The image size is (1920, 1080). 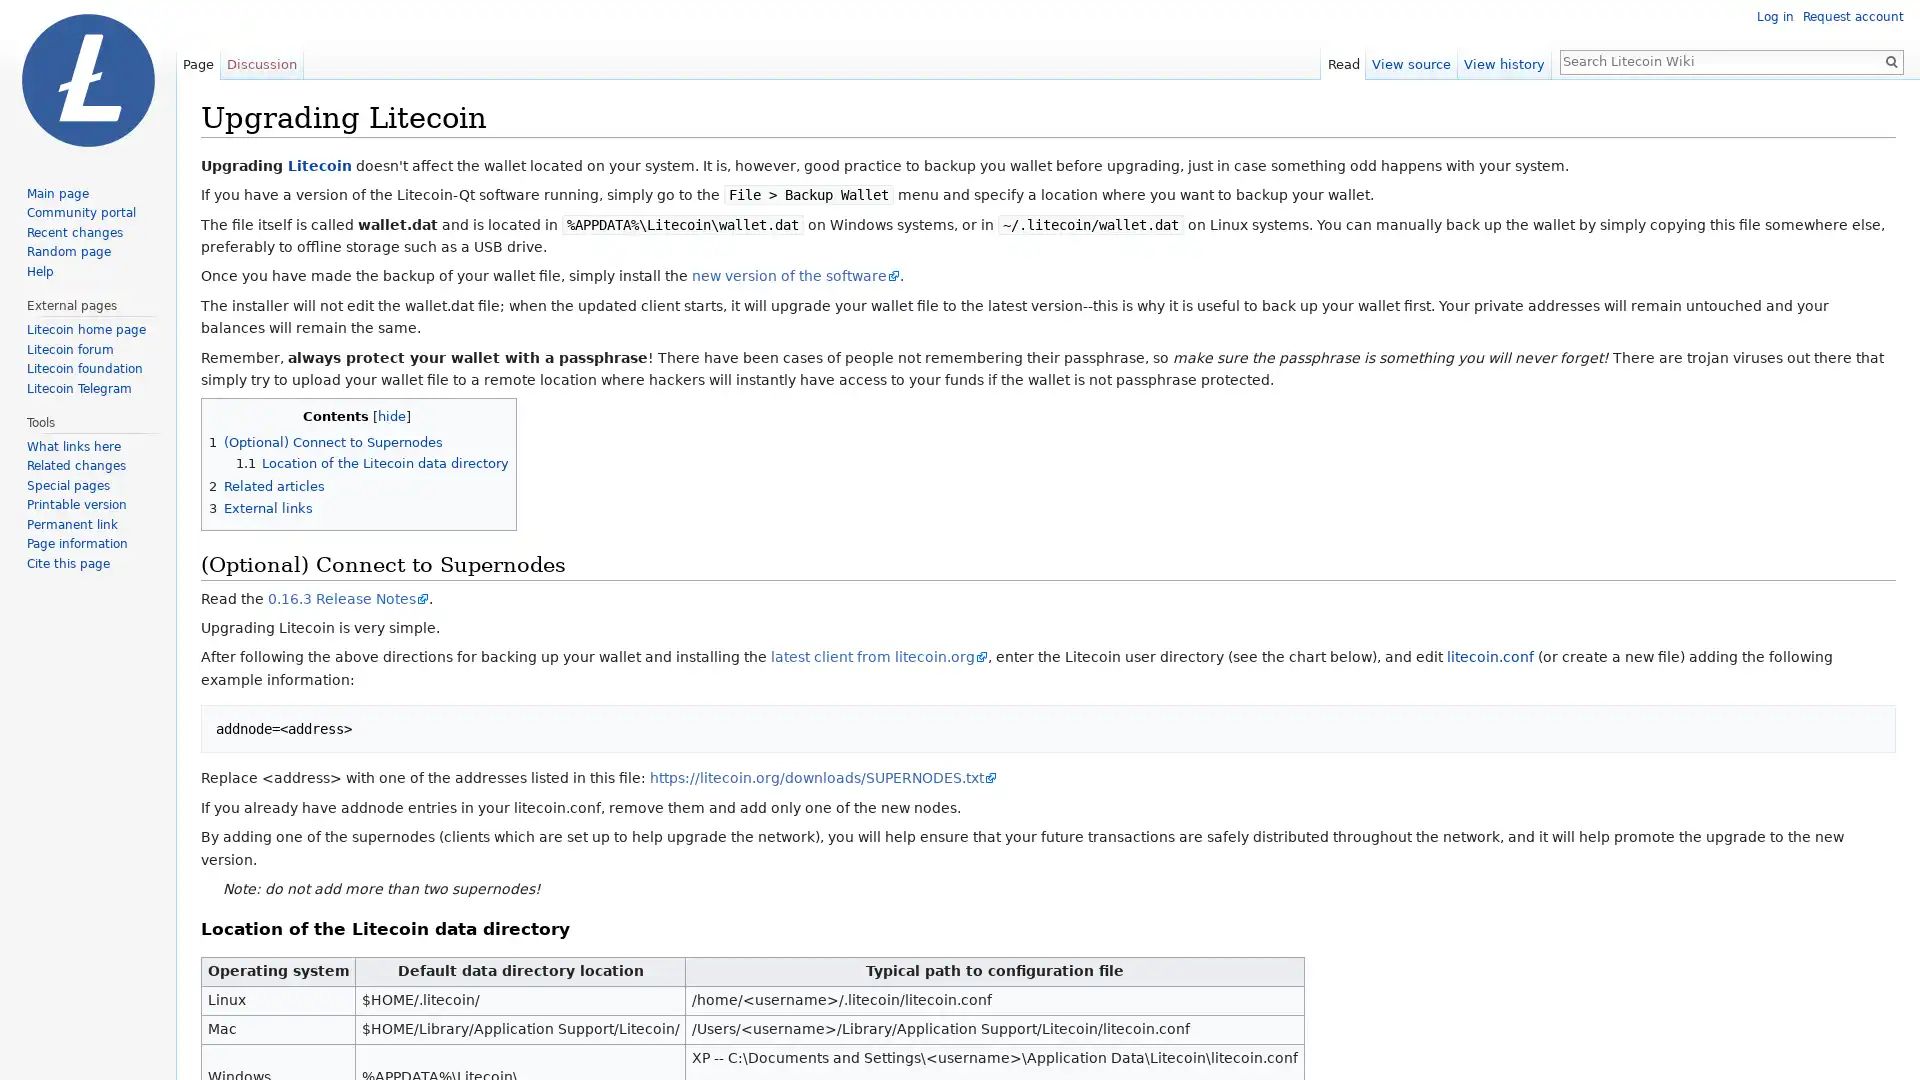 What do you see at coordinates (392, 415) in the screenshot?
I see `hide` at bounding box center [392, 415].